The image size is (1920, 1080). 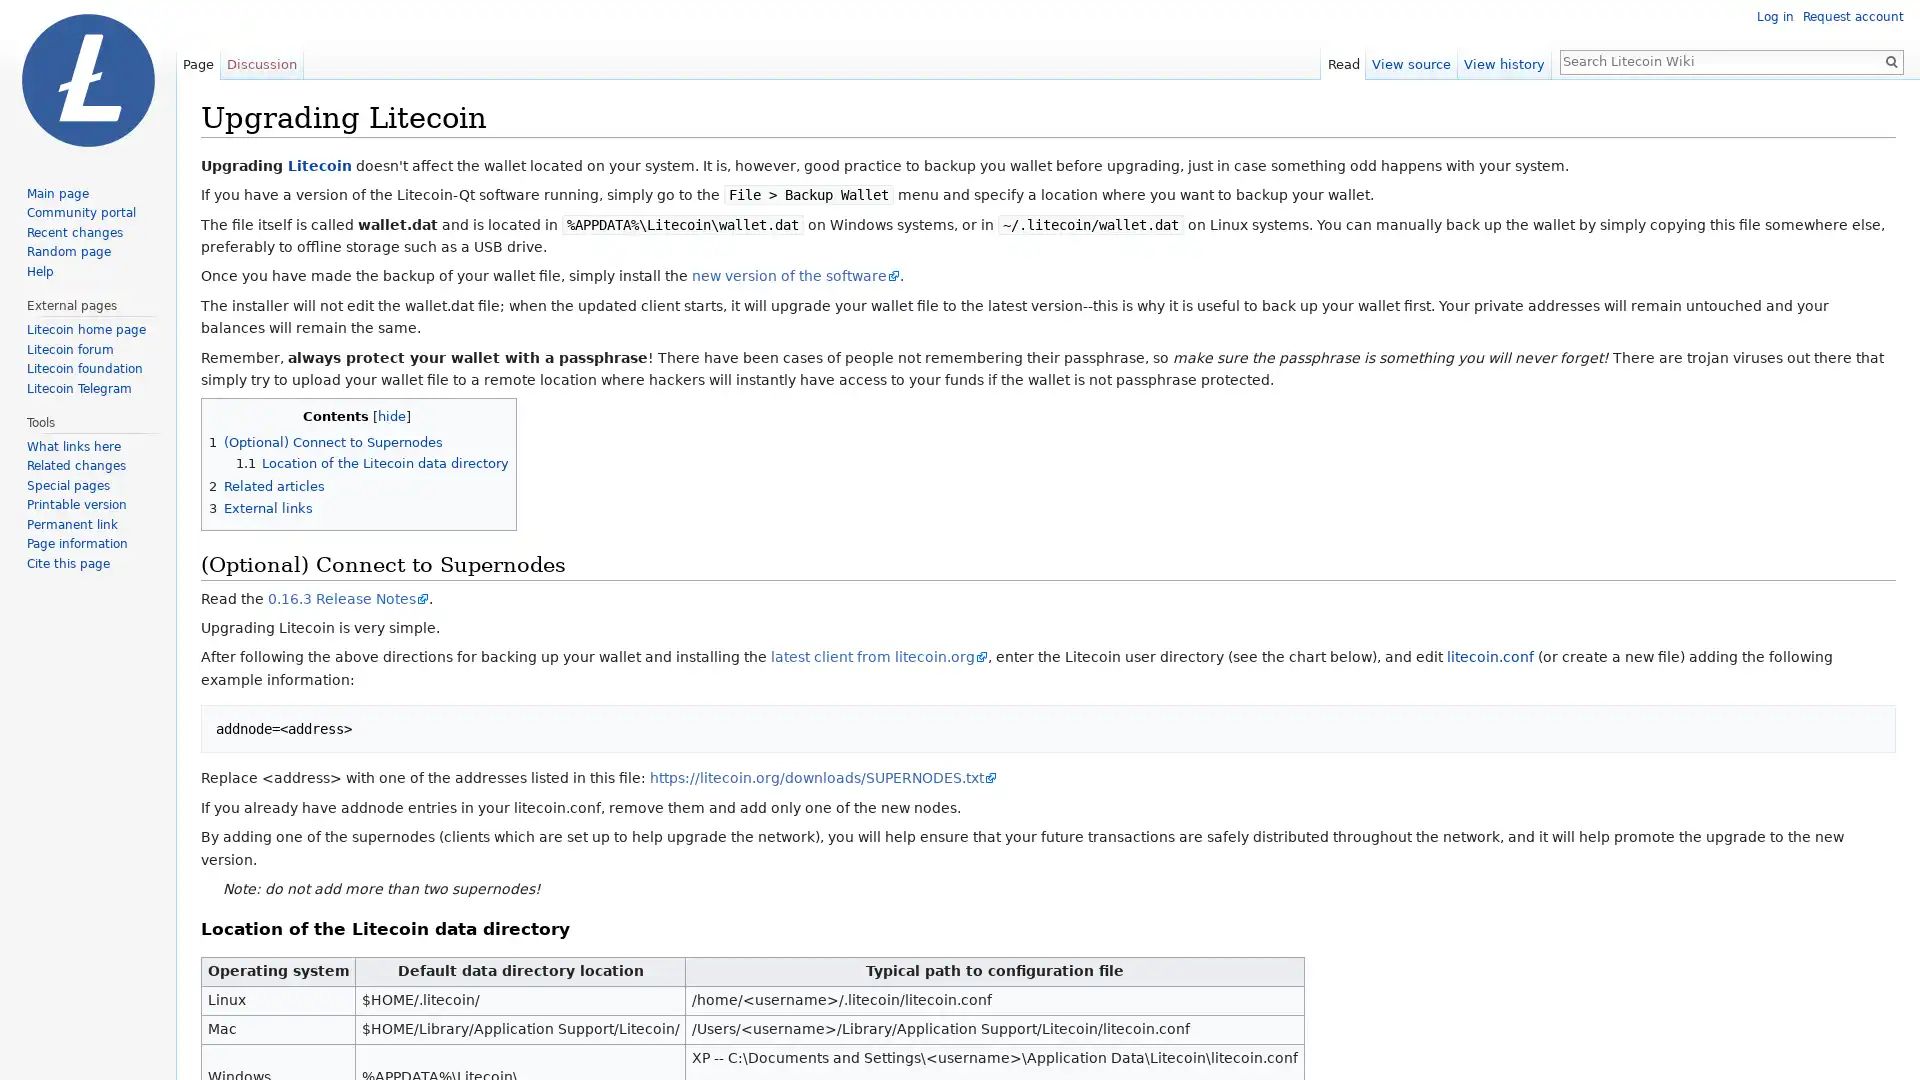 What do you see at coordinates (392, 415) in the screenshot?
I see `hide` at bounding box center [392, 415].